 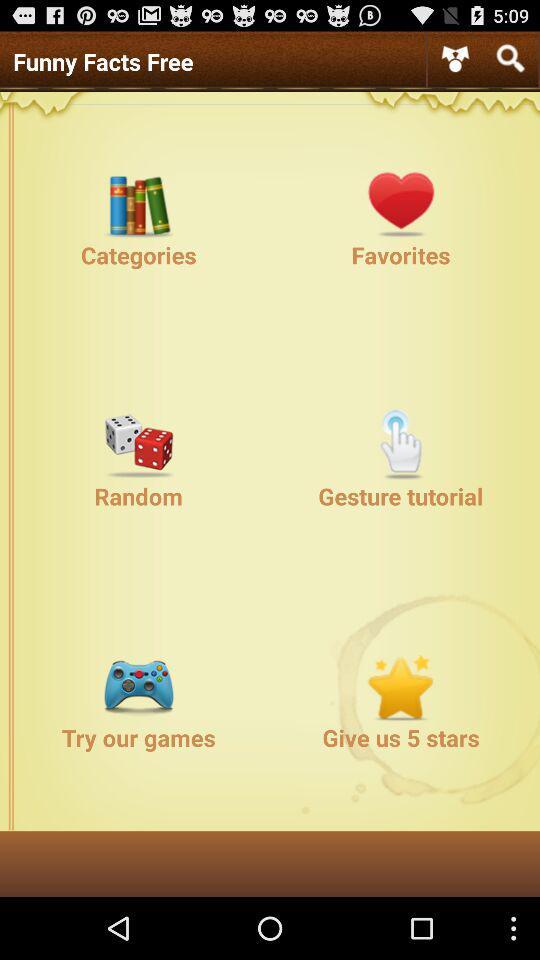 I want to click on open search box, so click(x=510, y=58).